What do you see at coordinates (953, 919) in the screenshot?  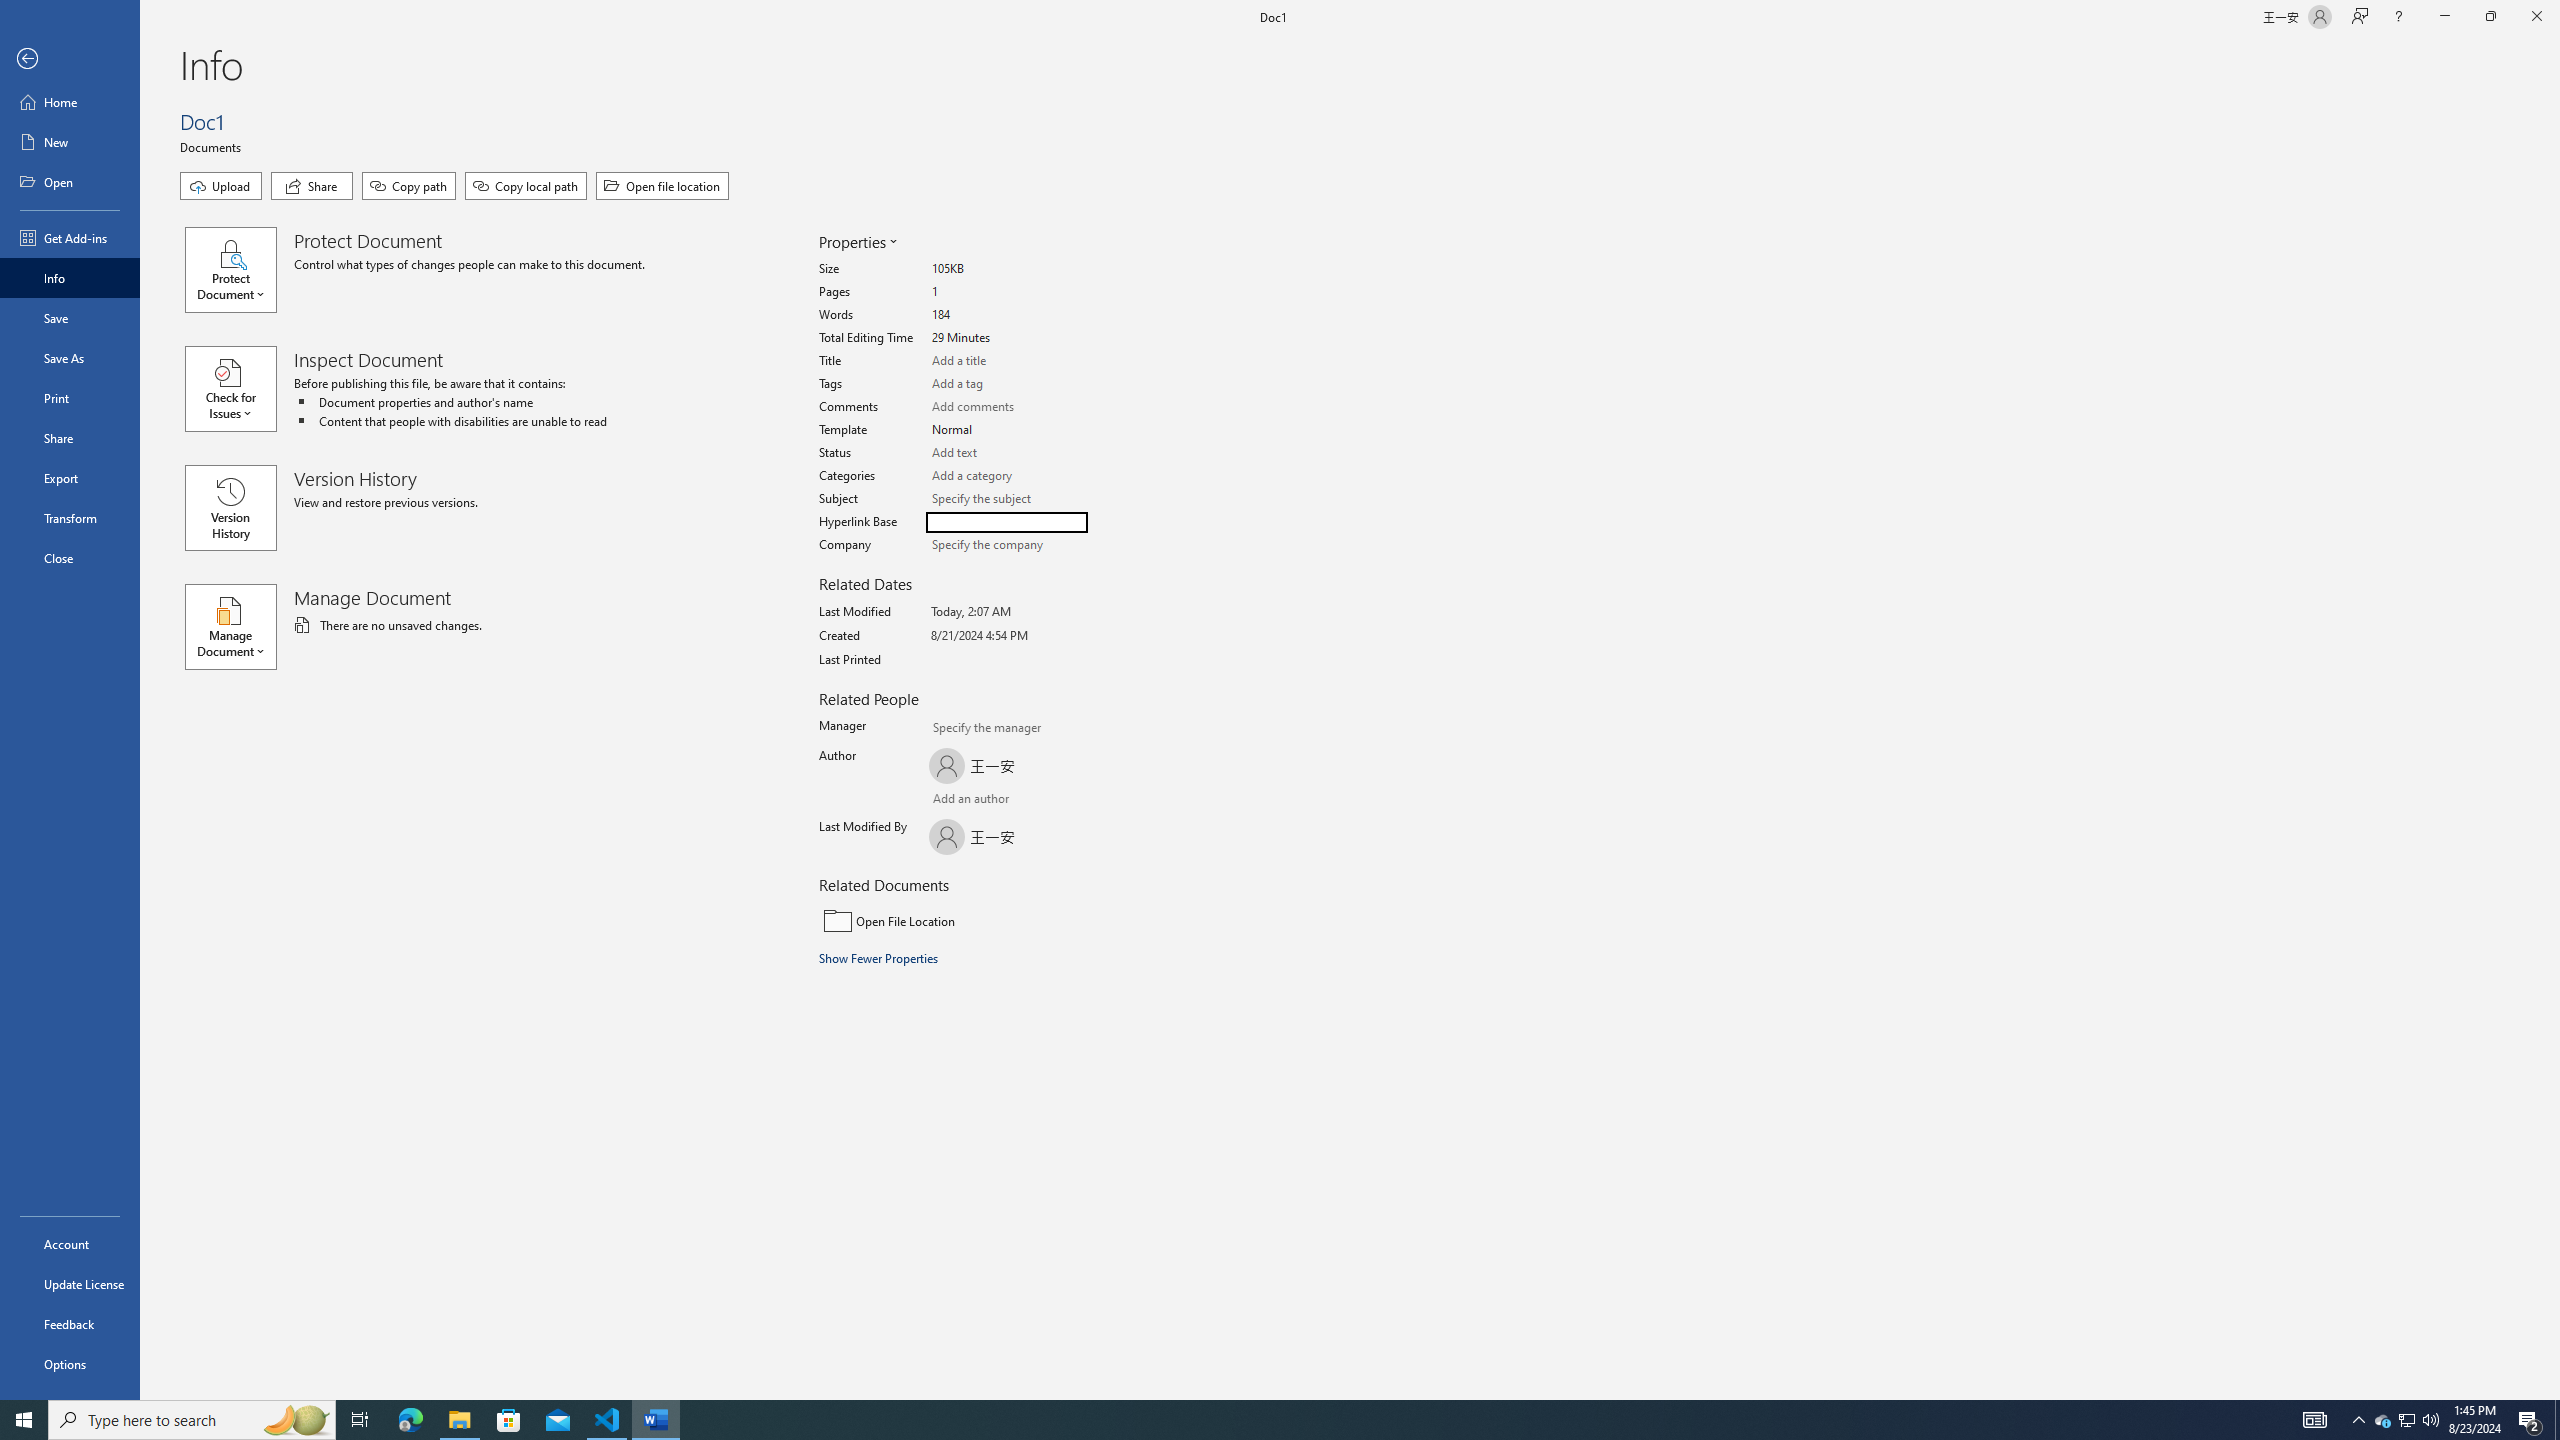 I see `'Open File Location'` at bounding box center [953, 919].